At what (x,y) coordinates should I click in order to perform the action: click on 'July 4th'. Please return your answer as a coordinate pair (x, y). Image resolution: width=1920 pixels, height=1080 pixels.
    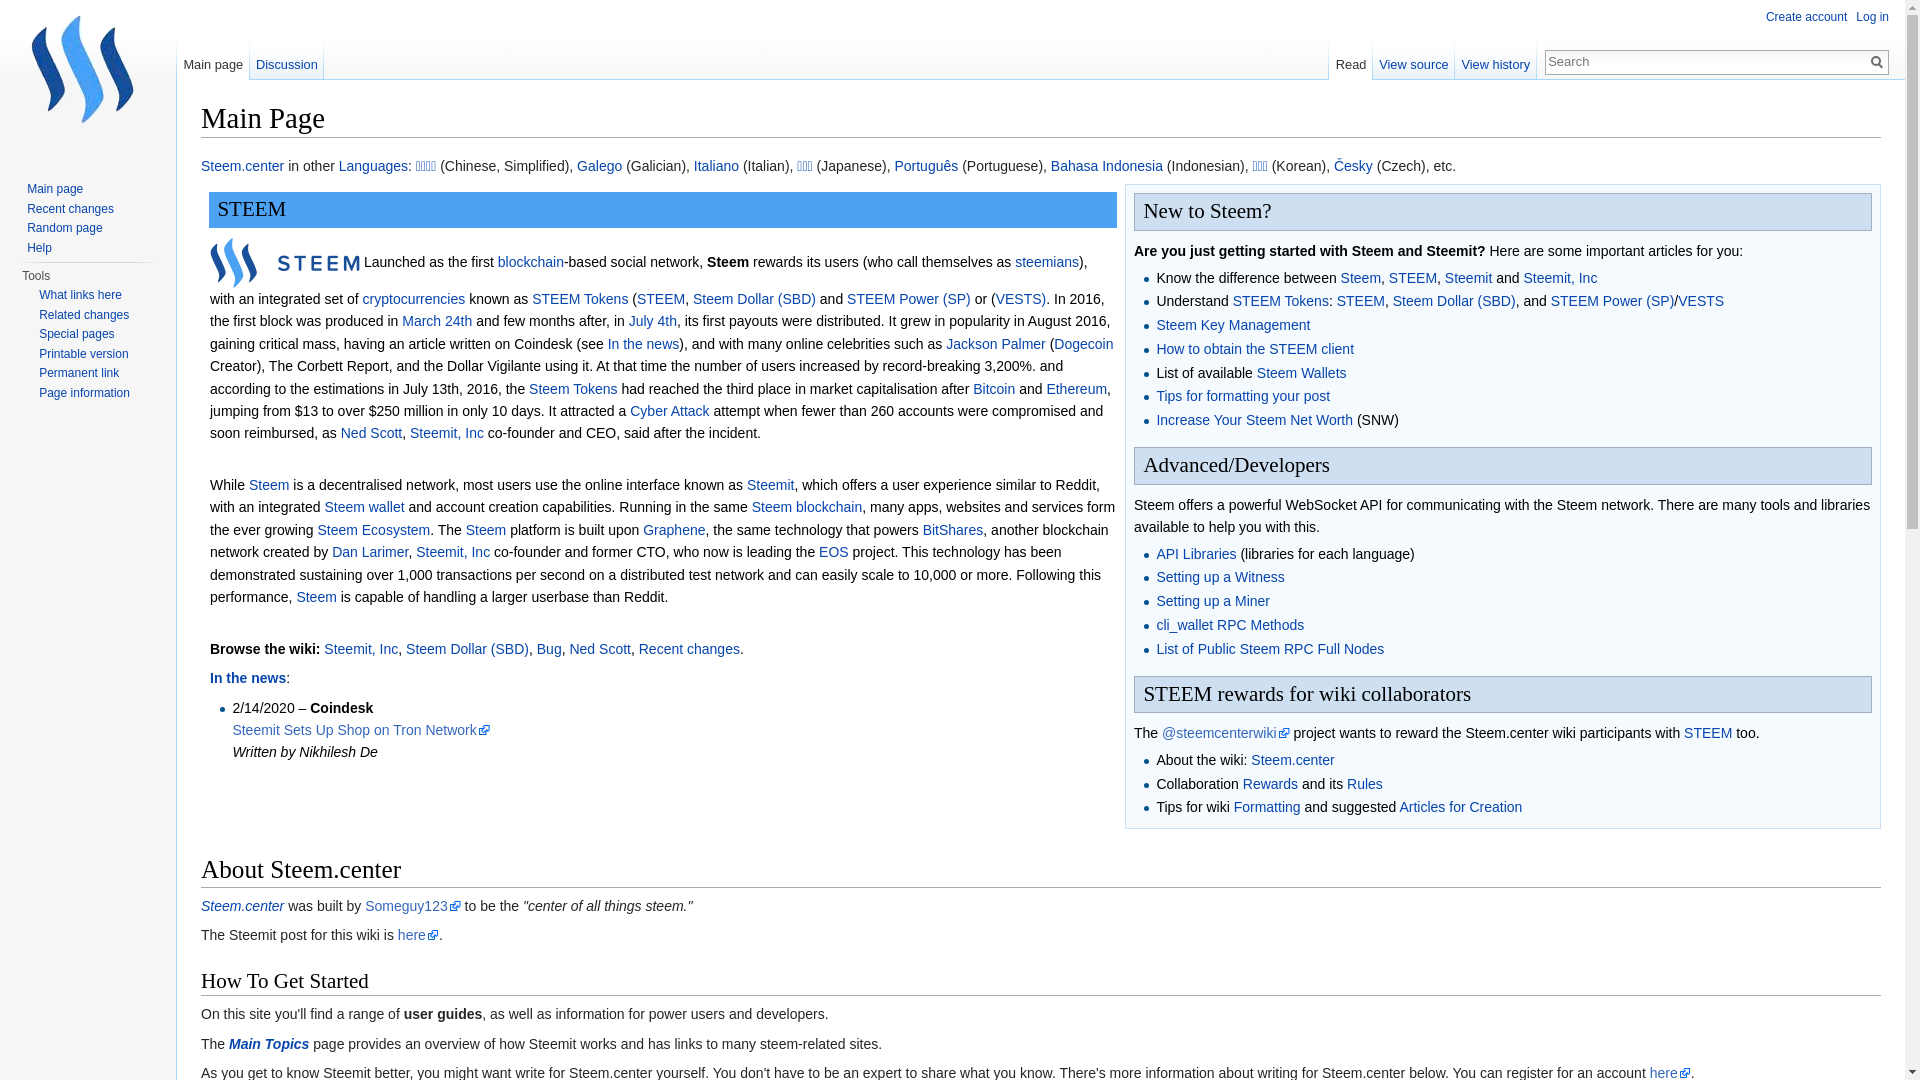
    Looking at the image, I should click on (652, 319).